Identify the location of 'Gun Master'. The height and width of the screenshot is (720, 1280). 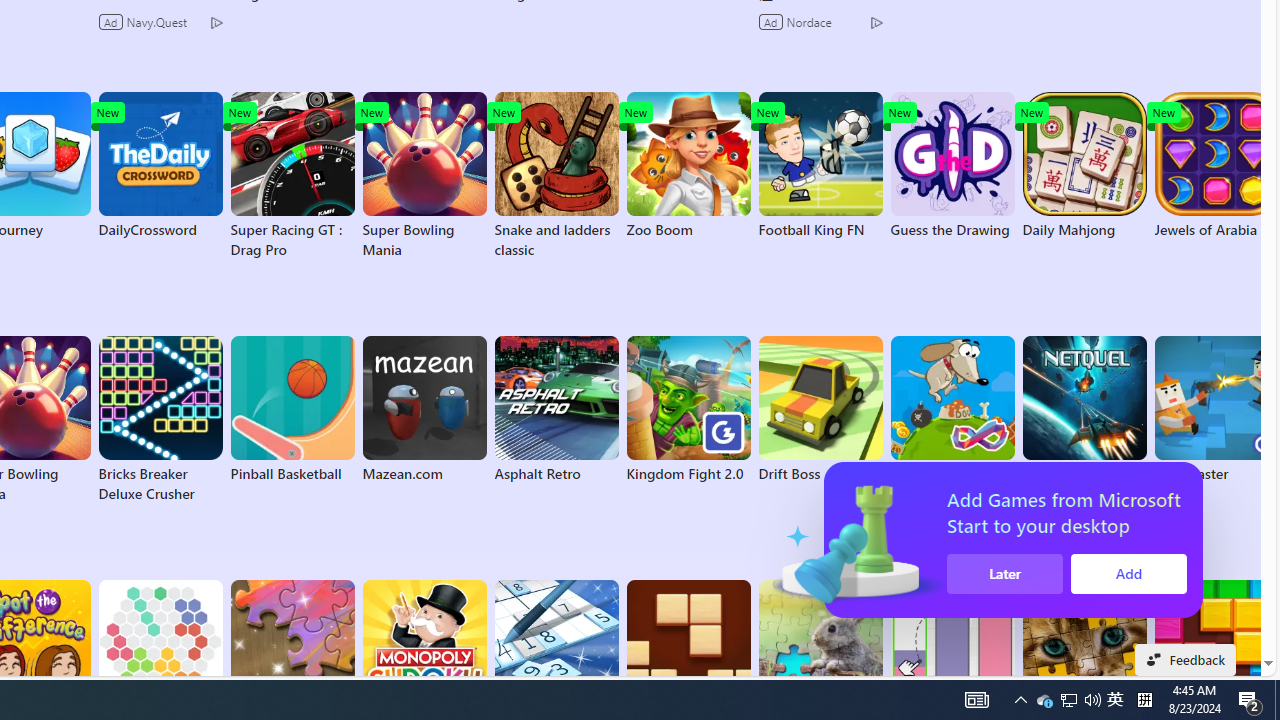
(1215, 409).